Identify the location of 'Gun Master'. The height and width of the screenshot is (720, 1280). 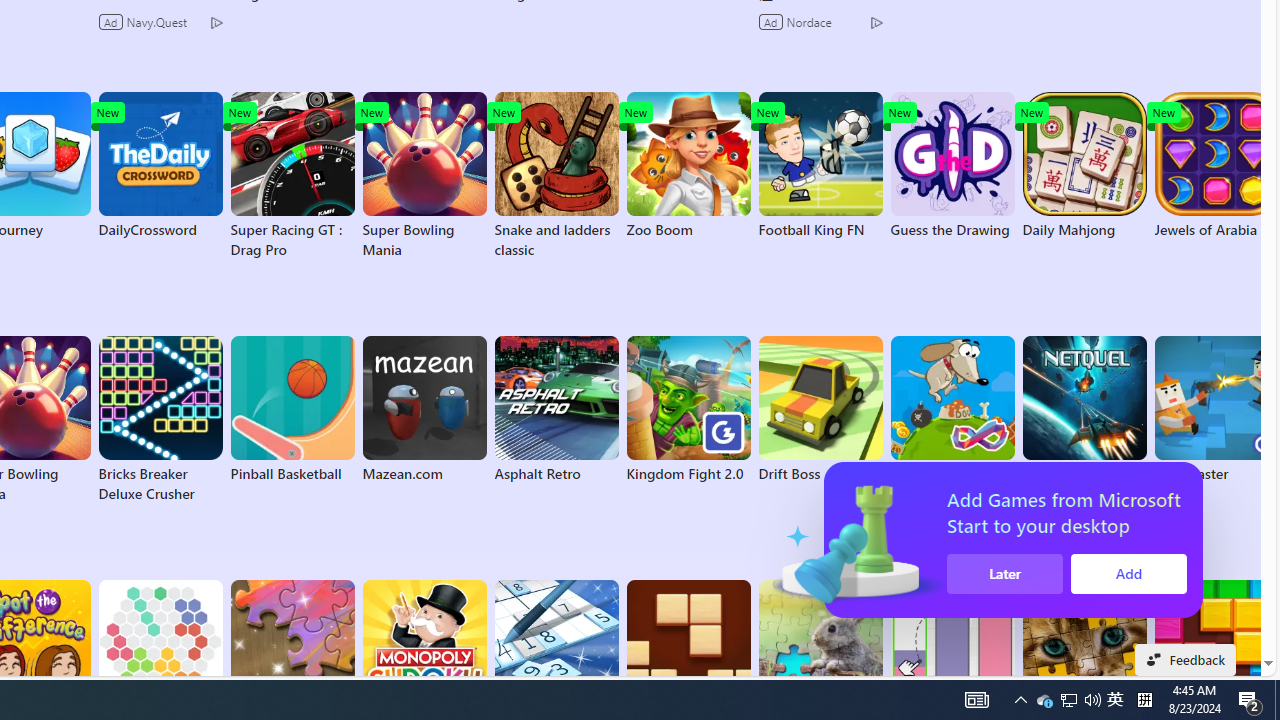
(1215, 409).